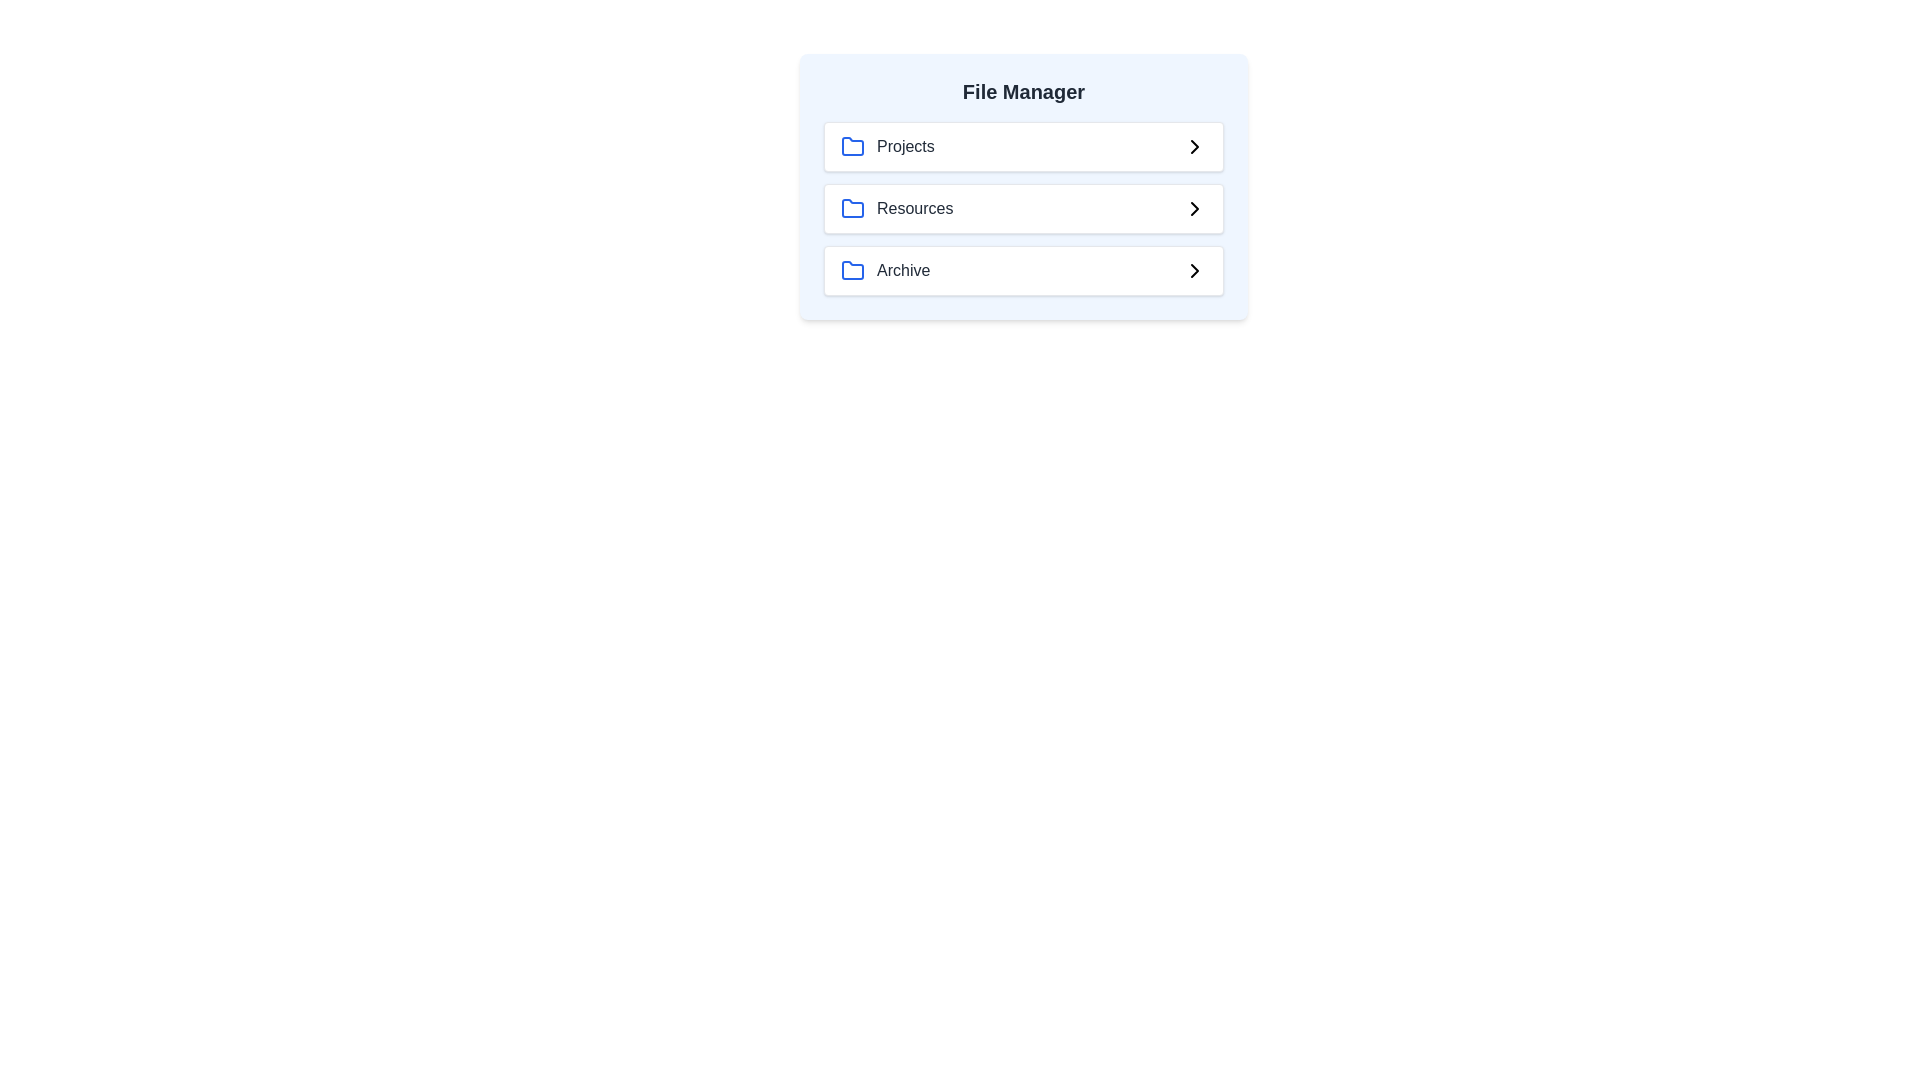 Image resolution: width=1920 pixels, height=1080 pixels. I want to click on the text label displaying 'Archive', which is styled in gray and located next to a folder icon in the File Manager interface, so click(902, 270).